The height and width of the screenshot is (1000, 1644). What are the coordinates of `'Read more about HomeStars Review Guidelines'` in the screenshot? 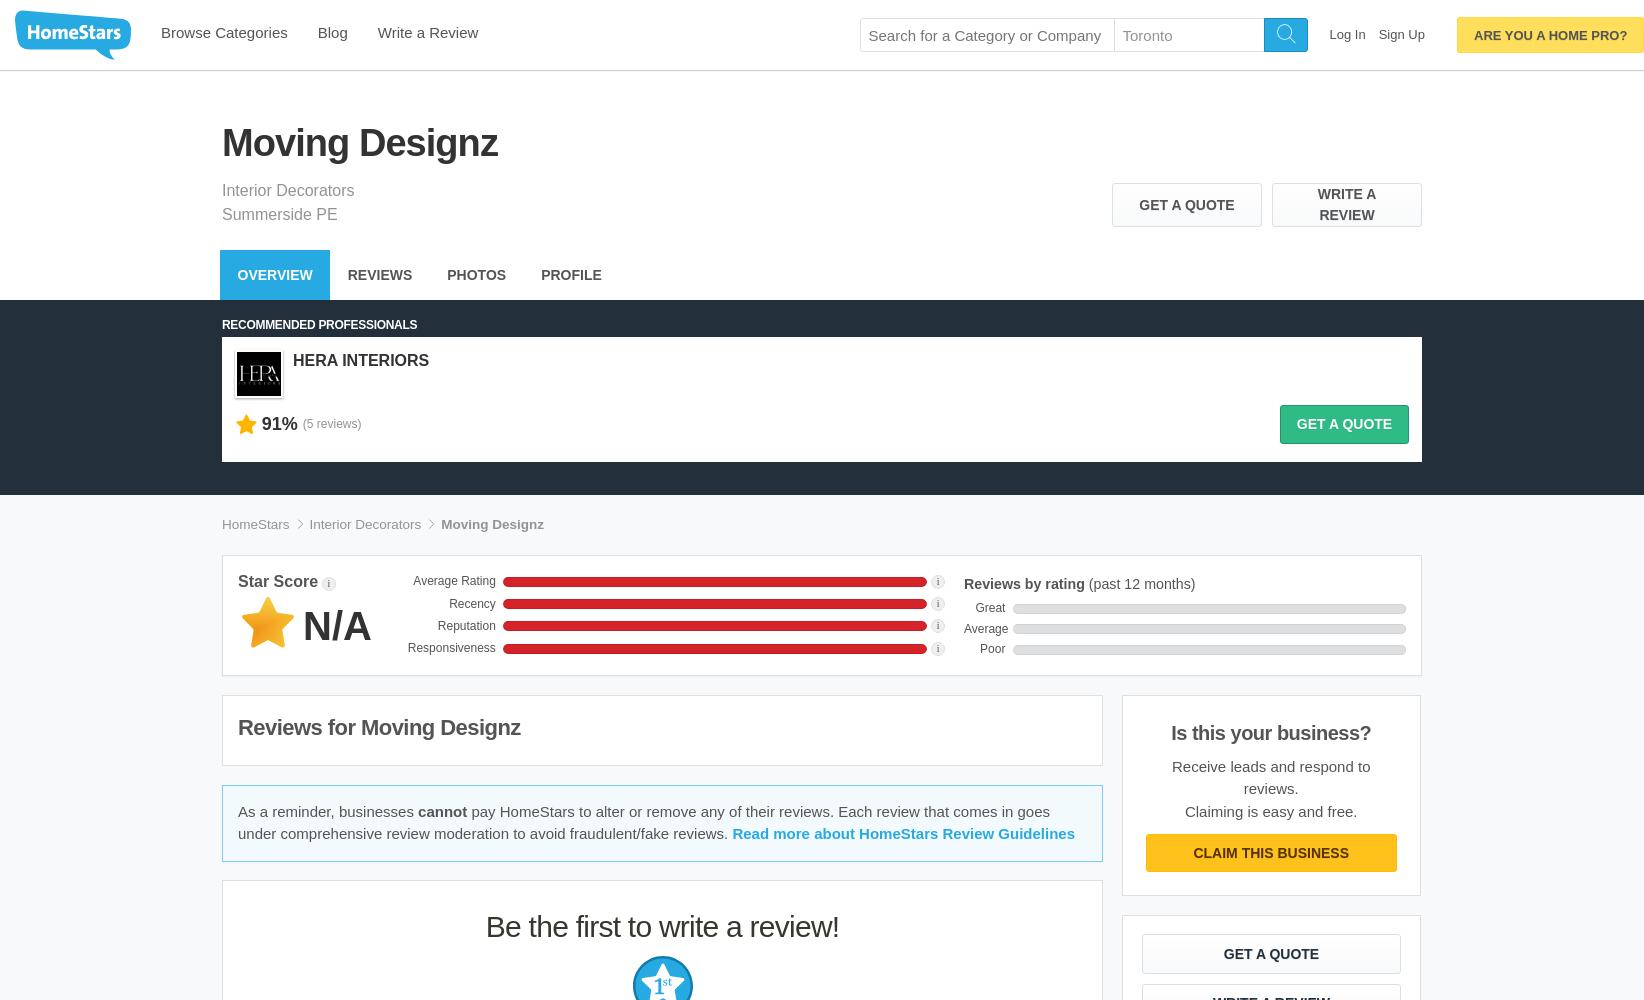 It's located at (903, 832).